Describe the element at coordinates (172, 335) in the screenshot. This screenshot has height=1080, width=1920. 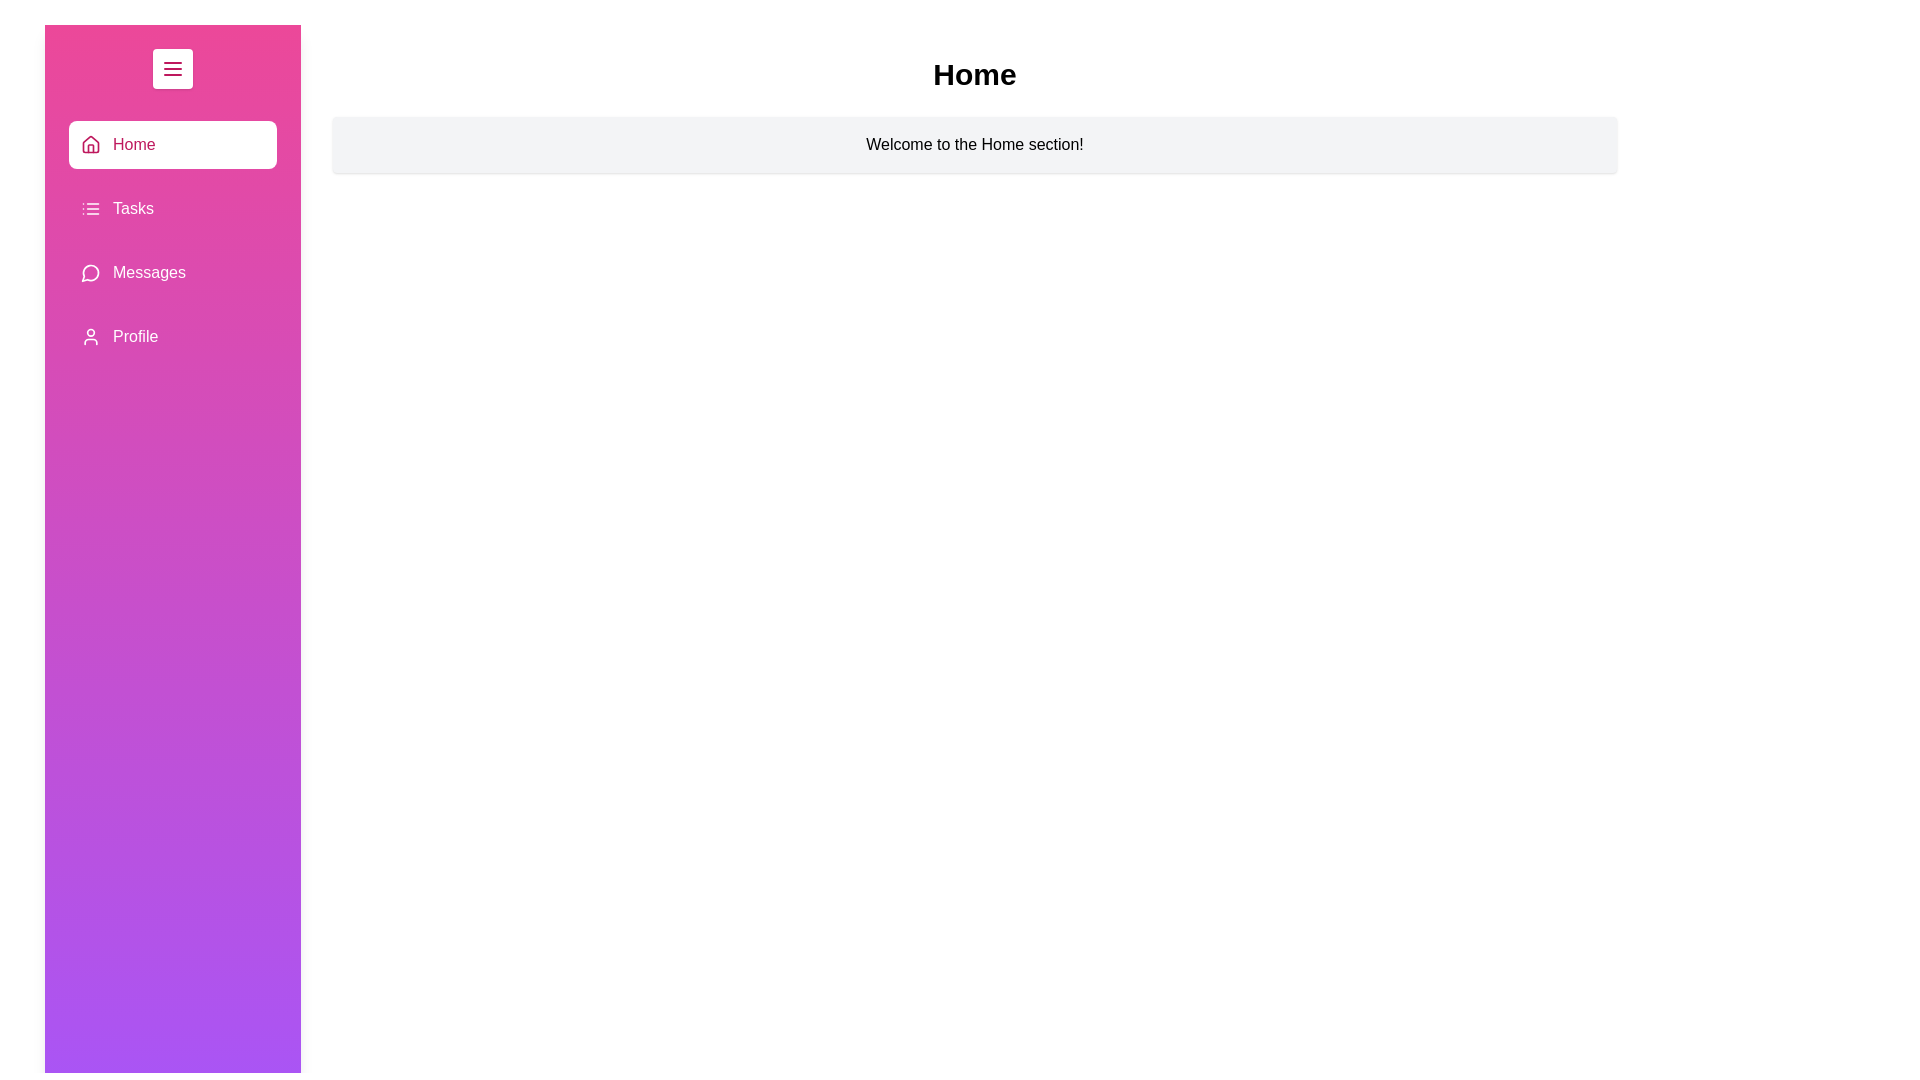
I see `the section Profile by clicking on its corresponding item in the list` at that location.